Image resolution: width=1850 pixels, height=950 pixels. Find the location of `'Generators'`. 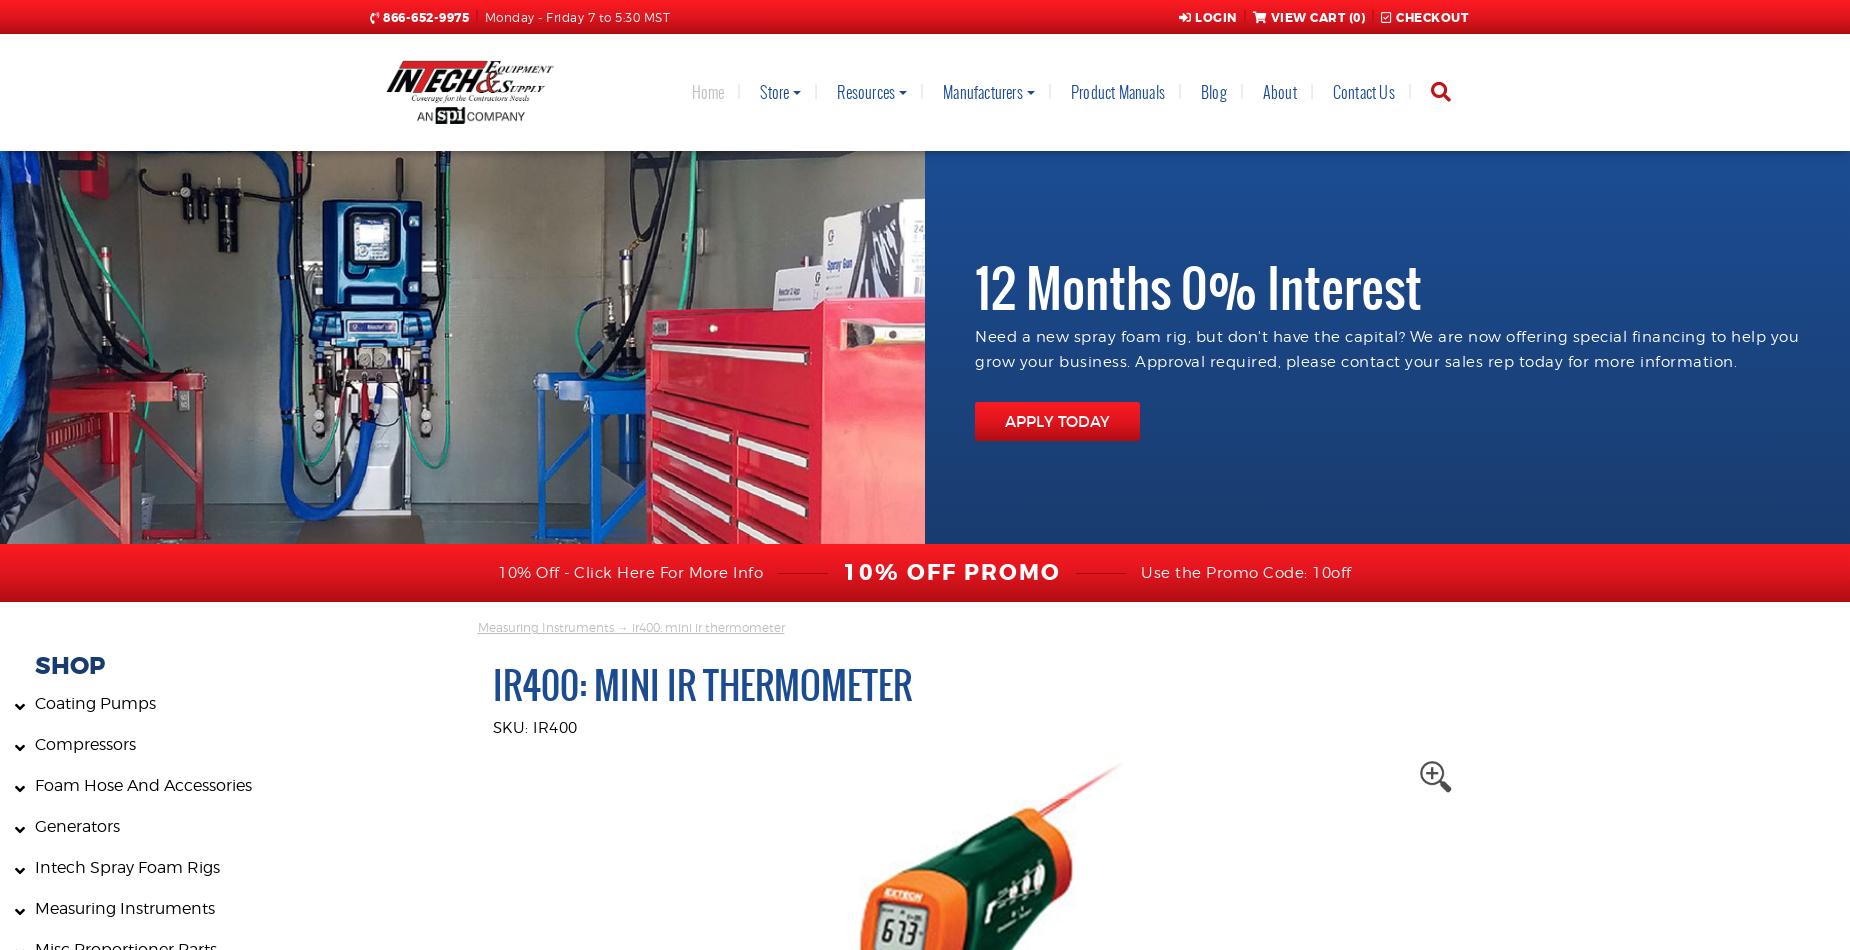

'Generators' is located at coordinates (76, 825).